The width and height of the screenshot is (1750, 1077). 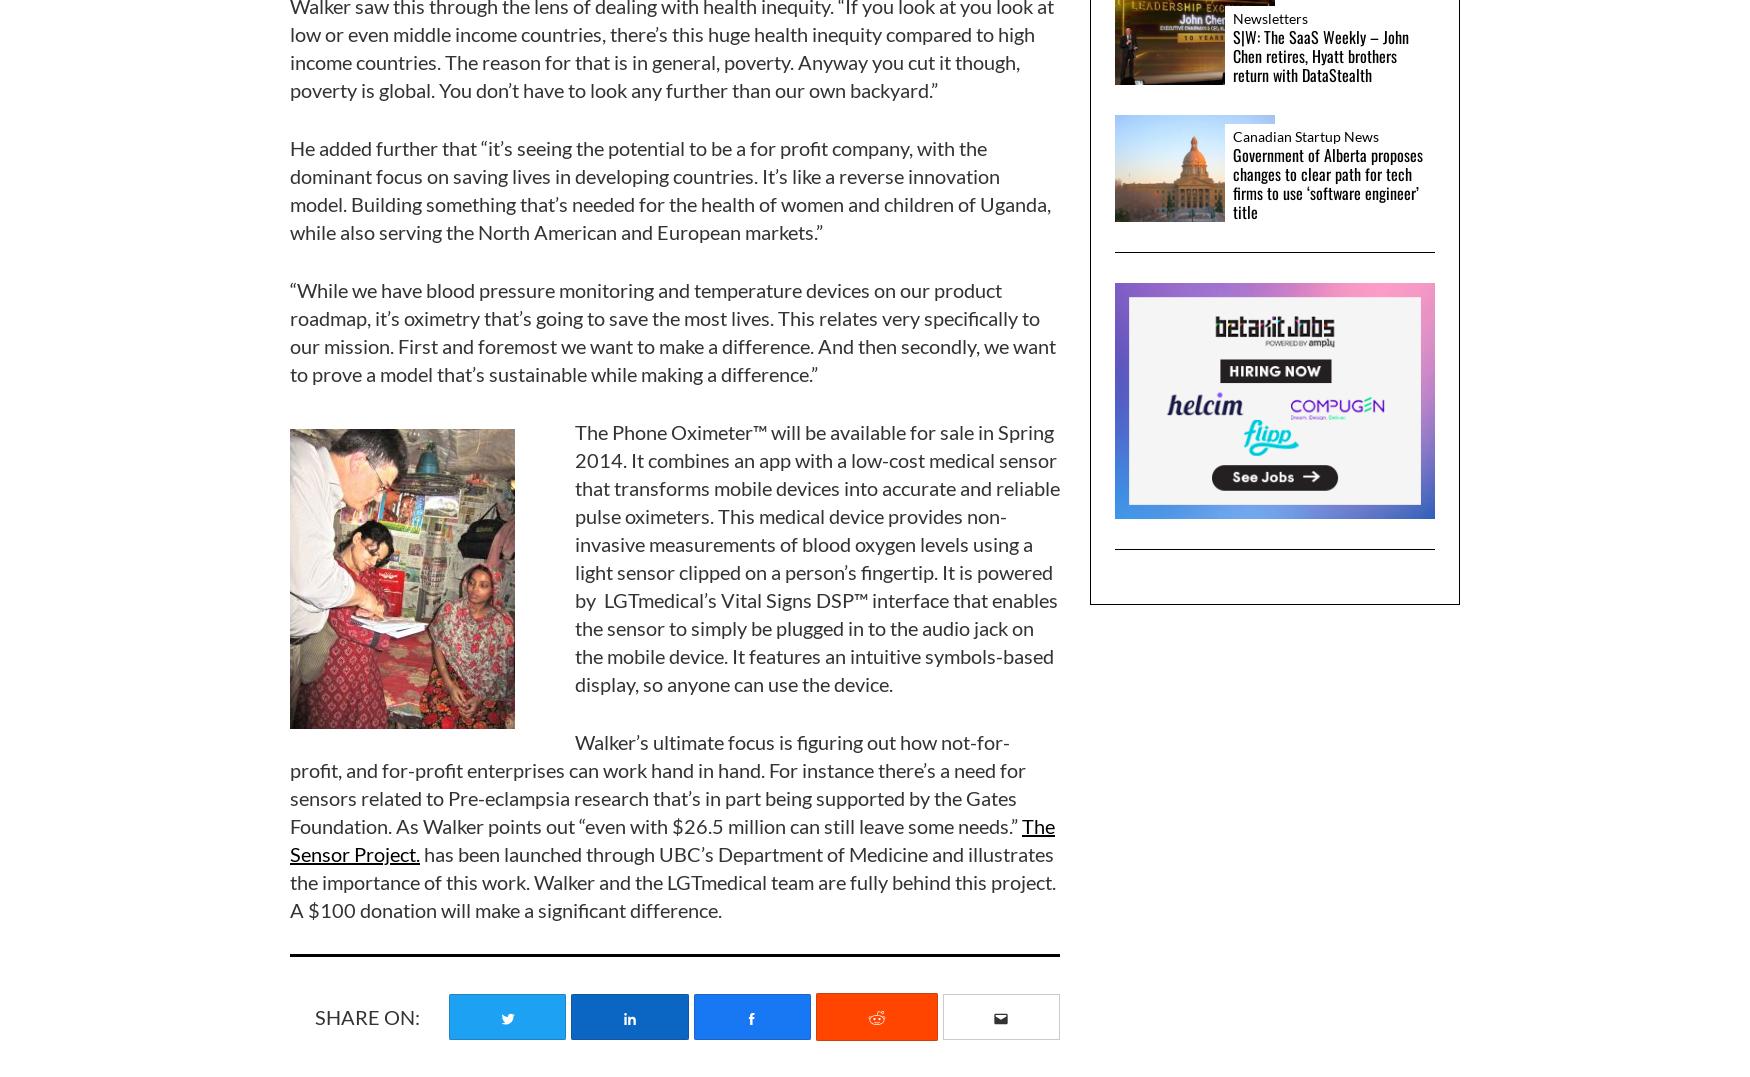 I want to click on 'Newsletters', so click(x=1233, y=16).